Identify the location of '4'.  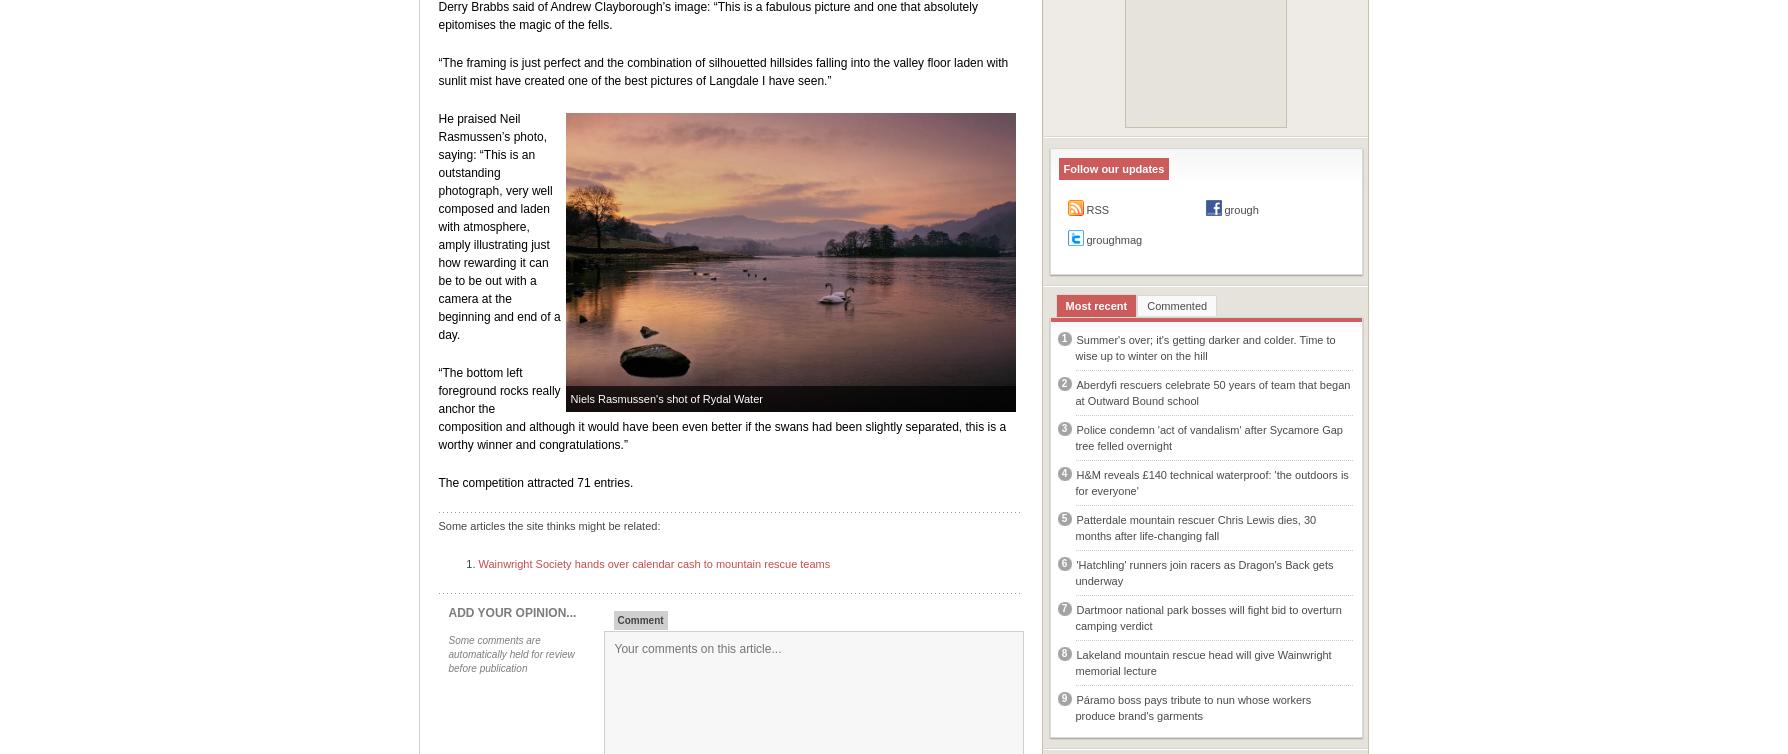
(1064, 473).